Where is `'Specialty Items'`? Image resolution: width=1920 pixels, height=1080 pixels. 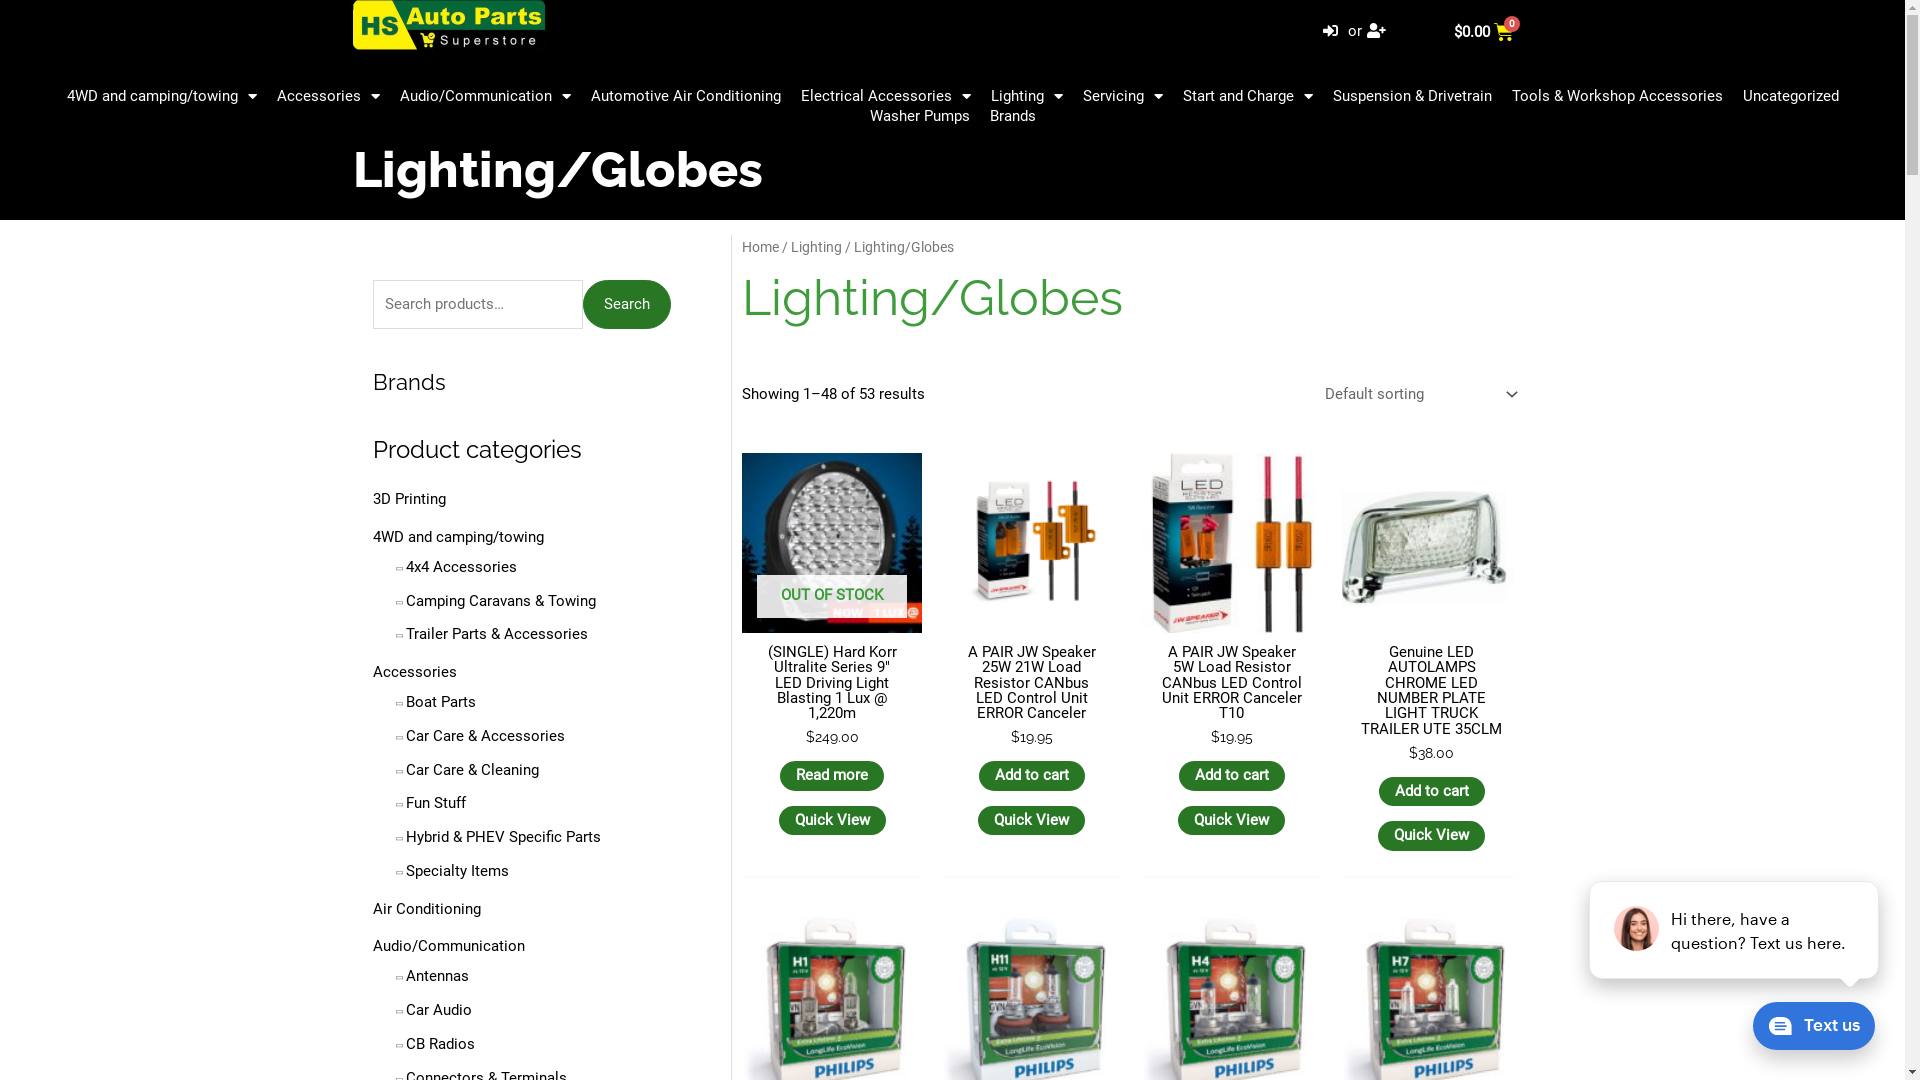 'Specialty Items' is located at coordinates (405, 870).